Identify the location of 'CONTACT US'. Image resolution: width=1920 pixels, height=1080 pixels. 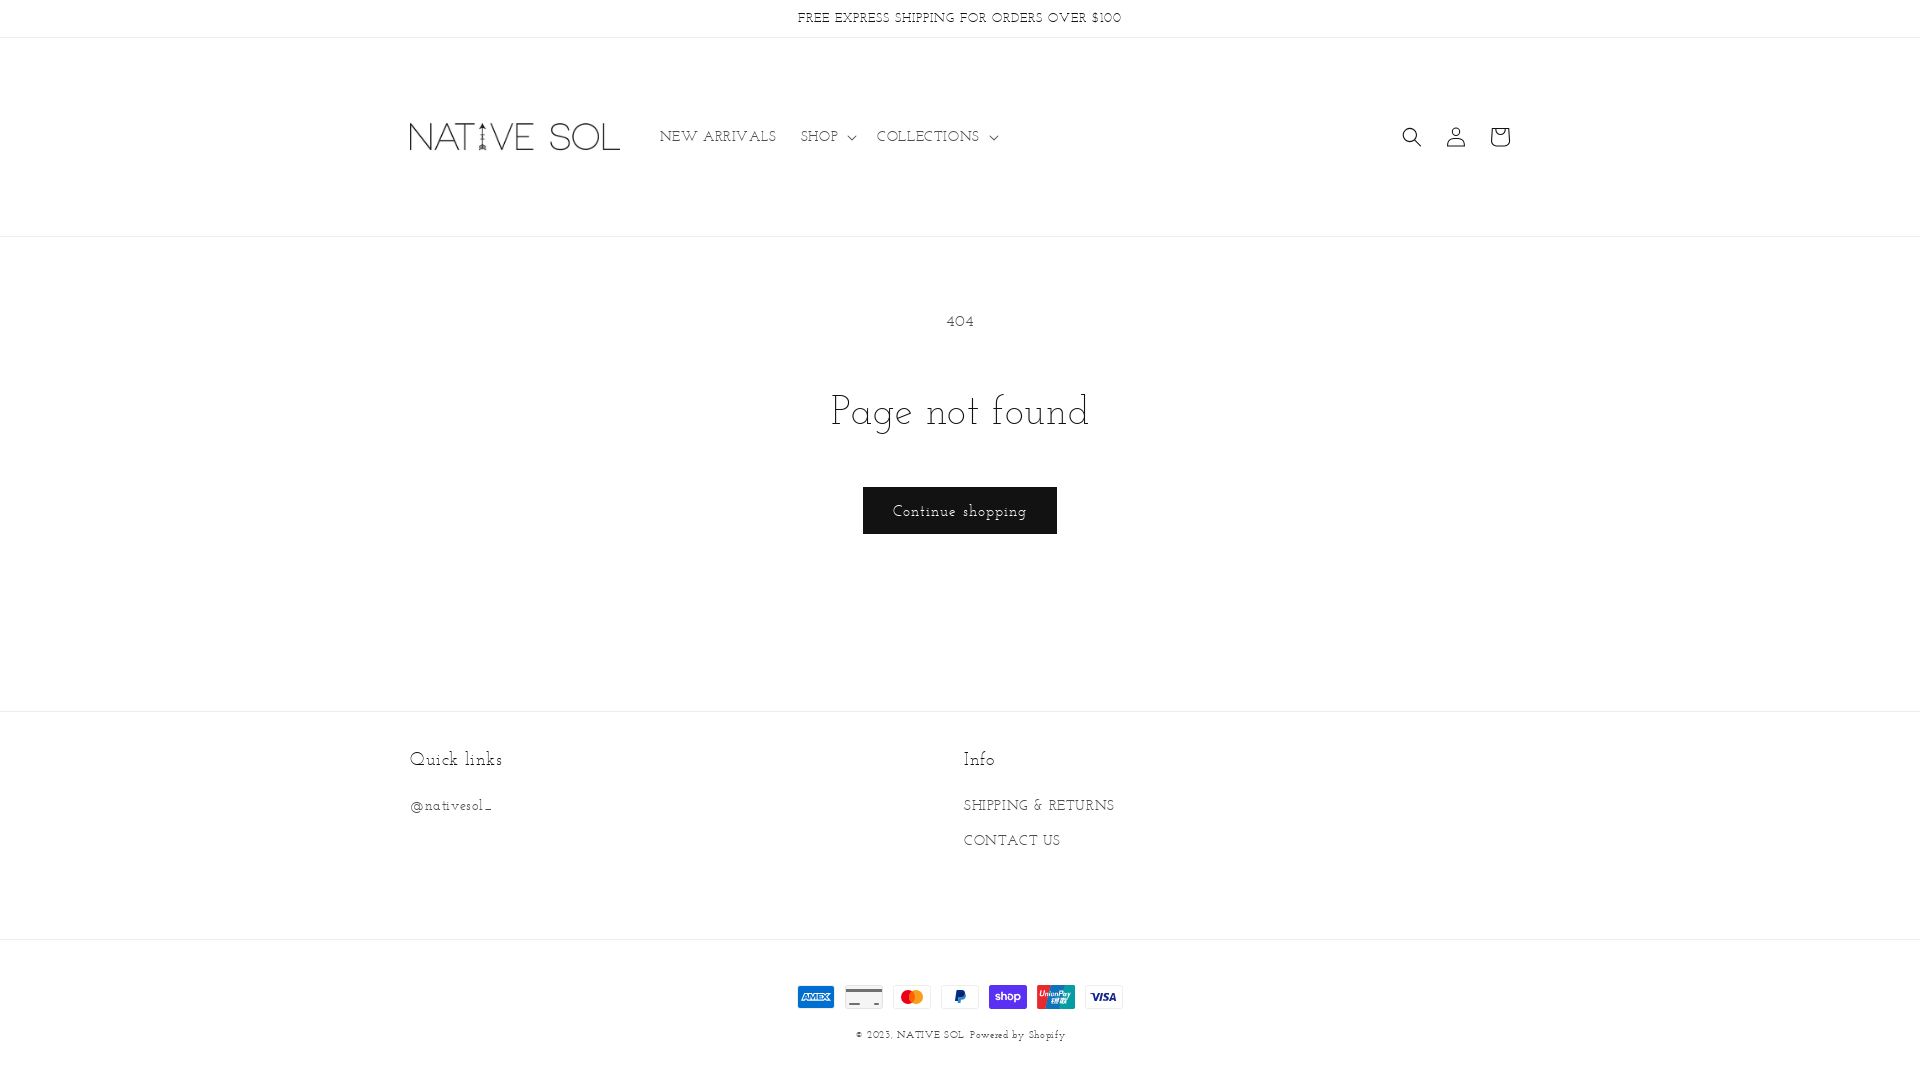
(1012, 840).